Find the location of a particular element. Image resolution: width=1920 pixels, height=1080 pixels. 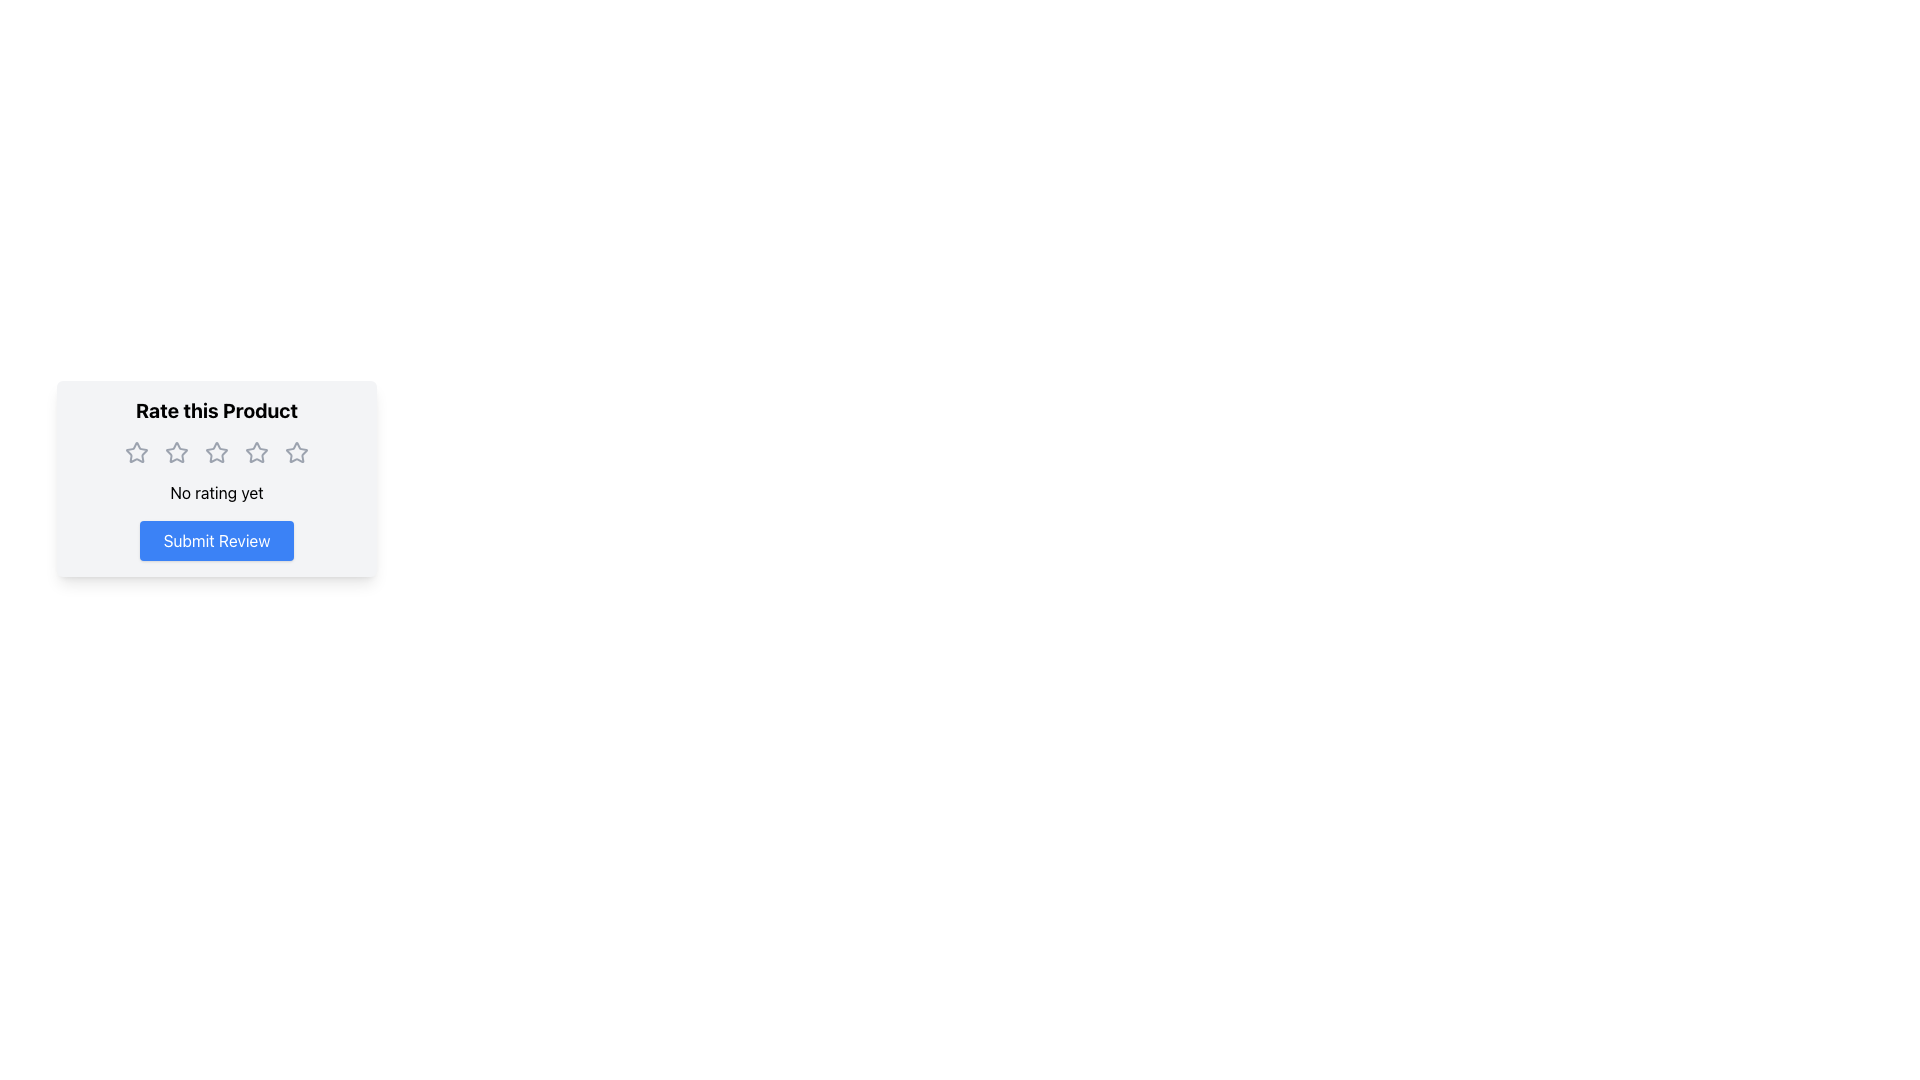

the fourth star-shaped outline icon in the 'Rate this Product' rating field is located at coordinates (256, 452).